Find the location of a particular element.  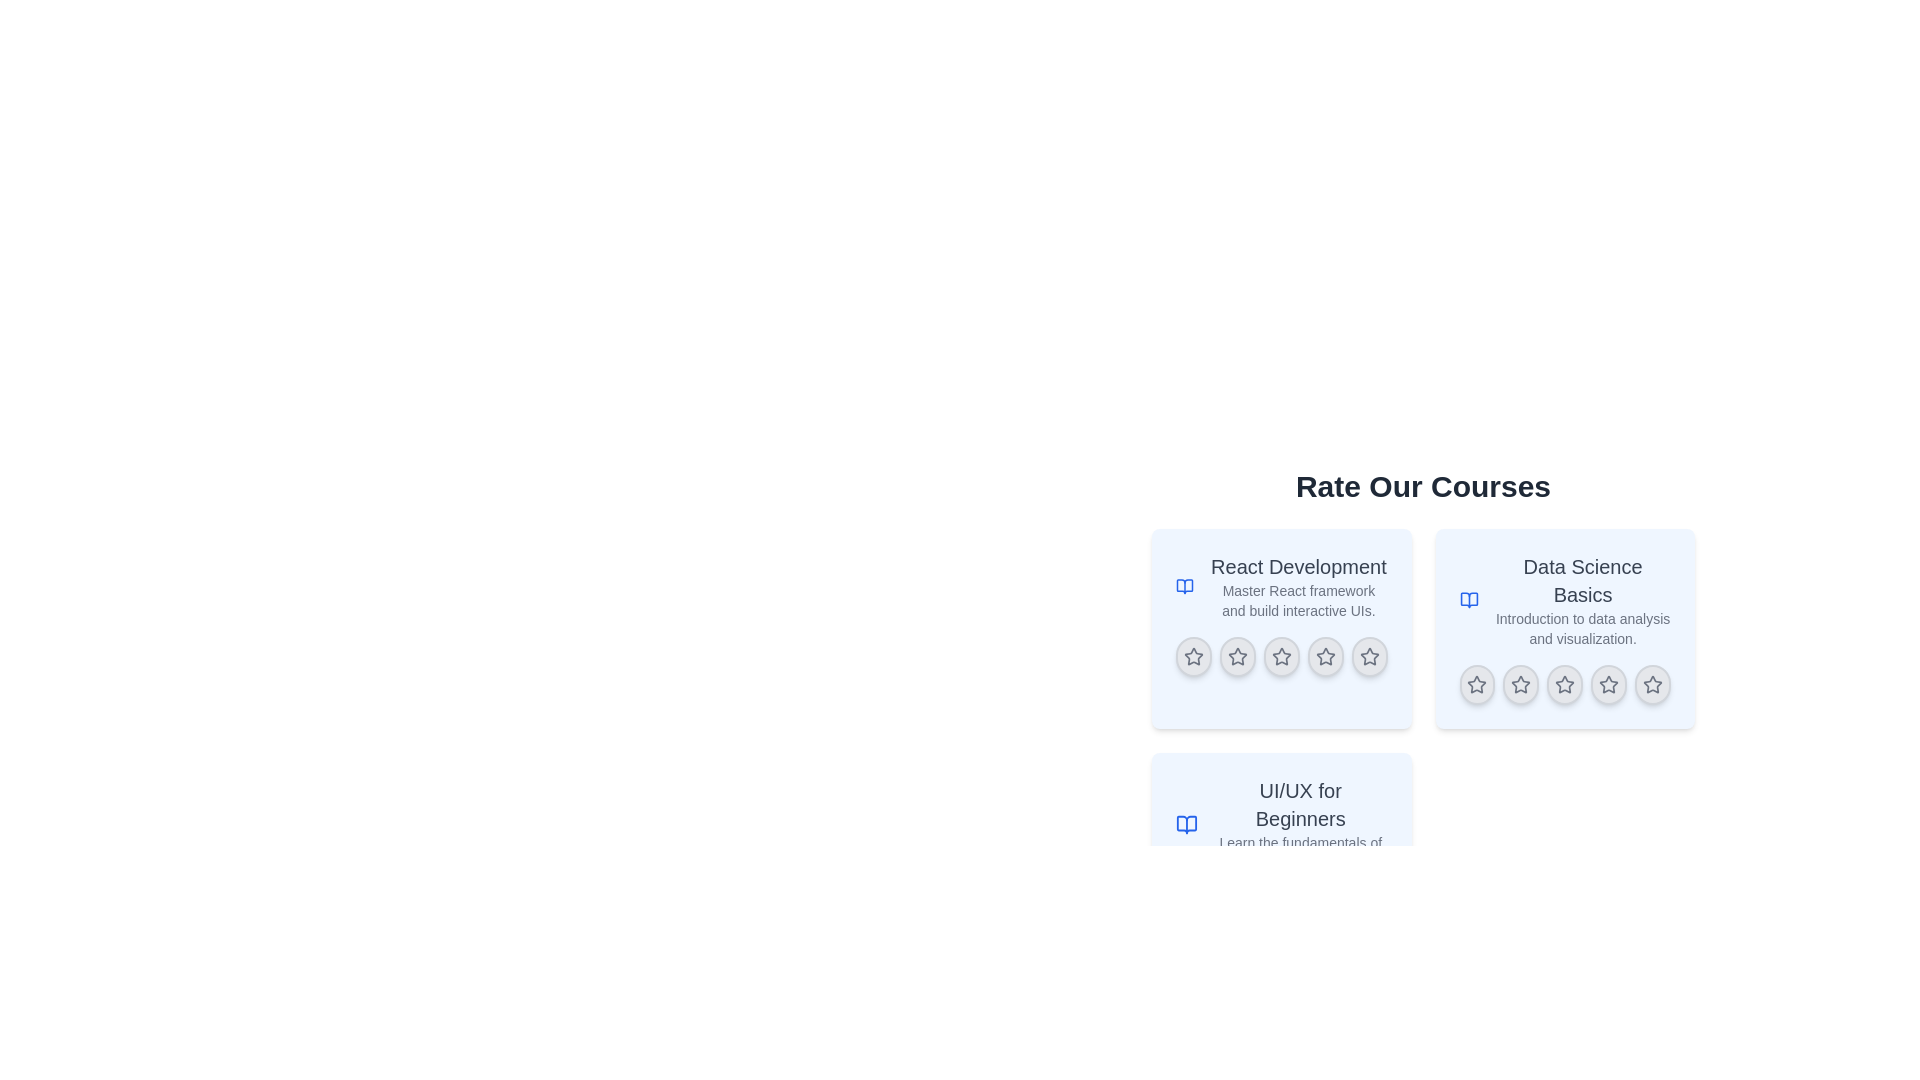

text element that displays 'Master React framework and build interactive UIs.' located below the header 'React Development' is located at coordinates (1298, 600).